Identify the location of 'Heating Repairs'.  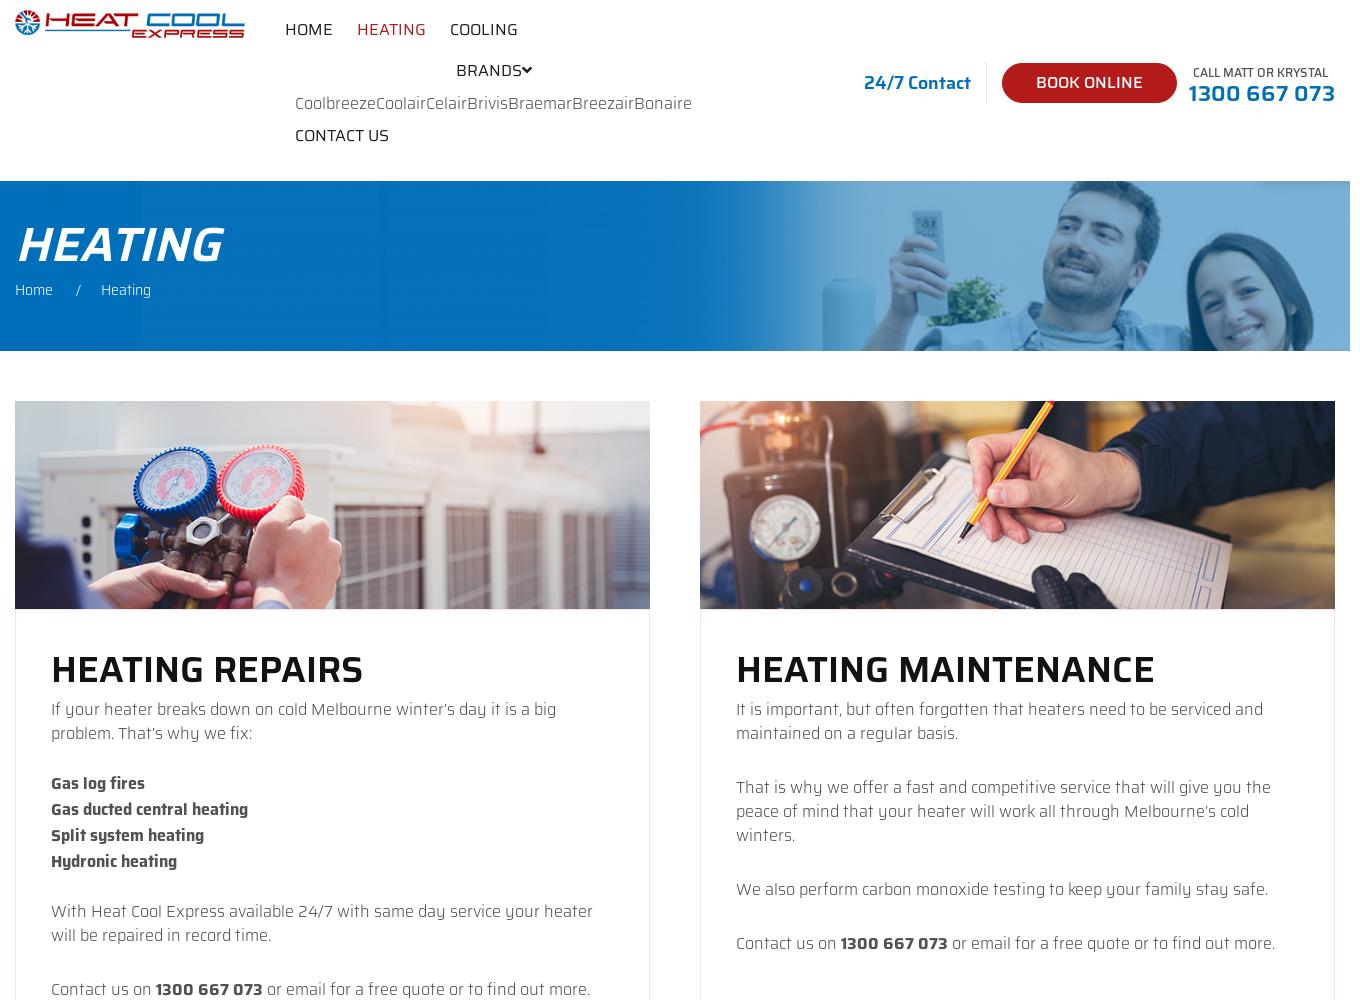
(205, 669).